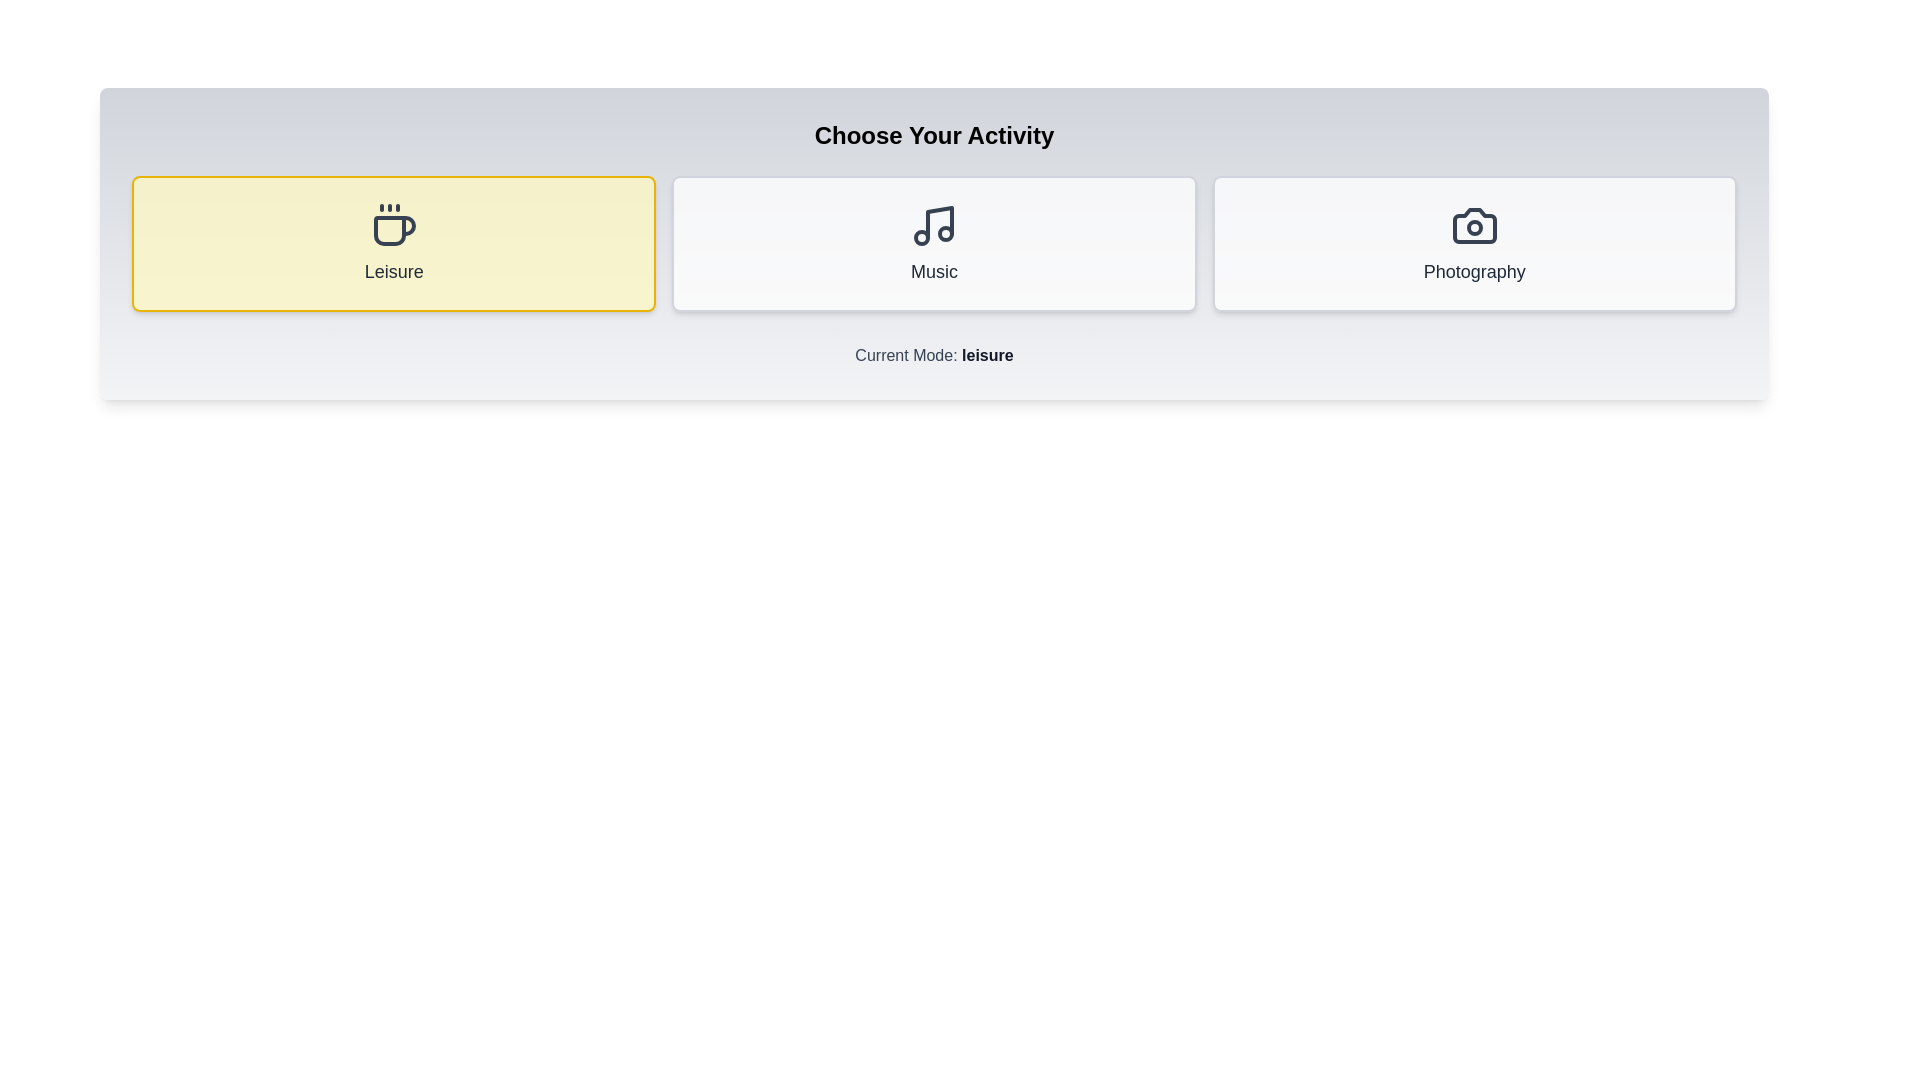 The width and height of the screenshot is (1920, 1080). Describe the element at coordinates (393, 242) in the screenshot. I see `the 'Leisure' button` at that location.